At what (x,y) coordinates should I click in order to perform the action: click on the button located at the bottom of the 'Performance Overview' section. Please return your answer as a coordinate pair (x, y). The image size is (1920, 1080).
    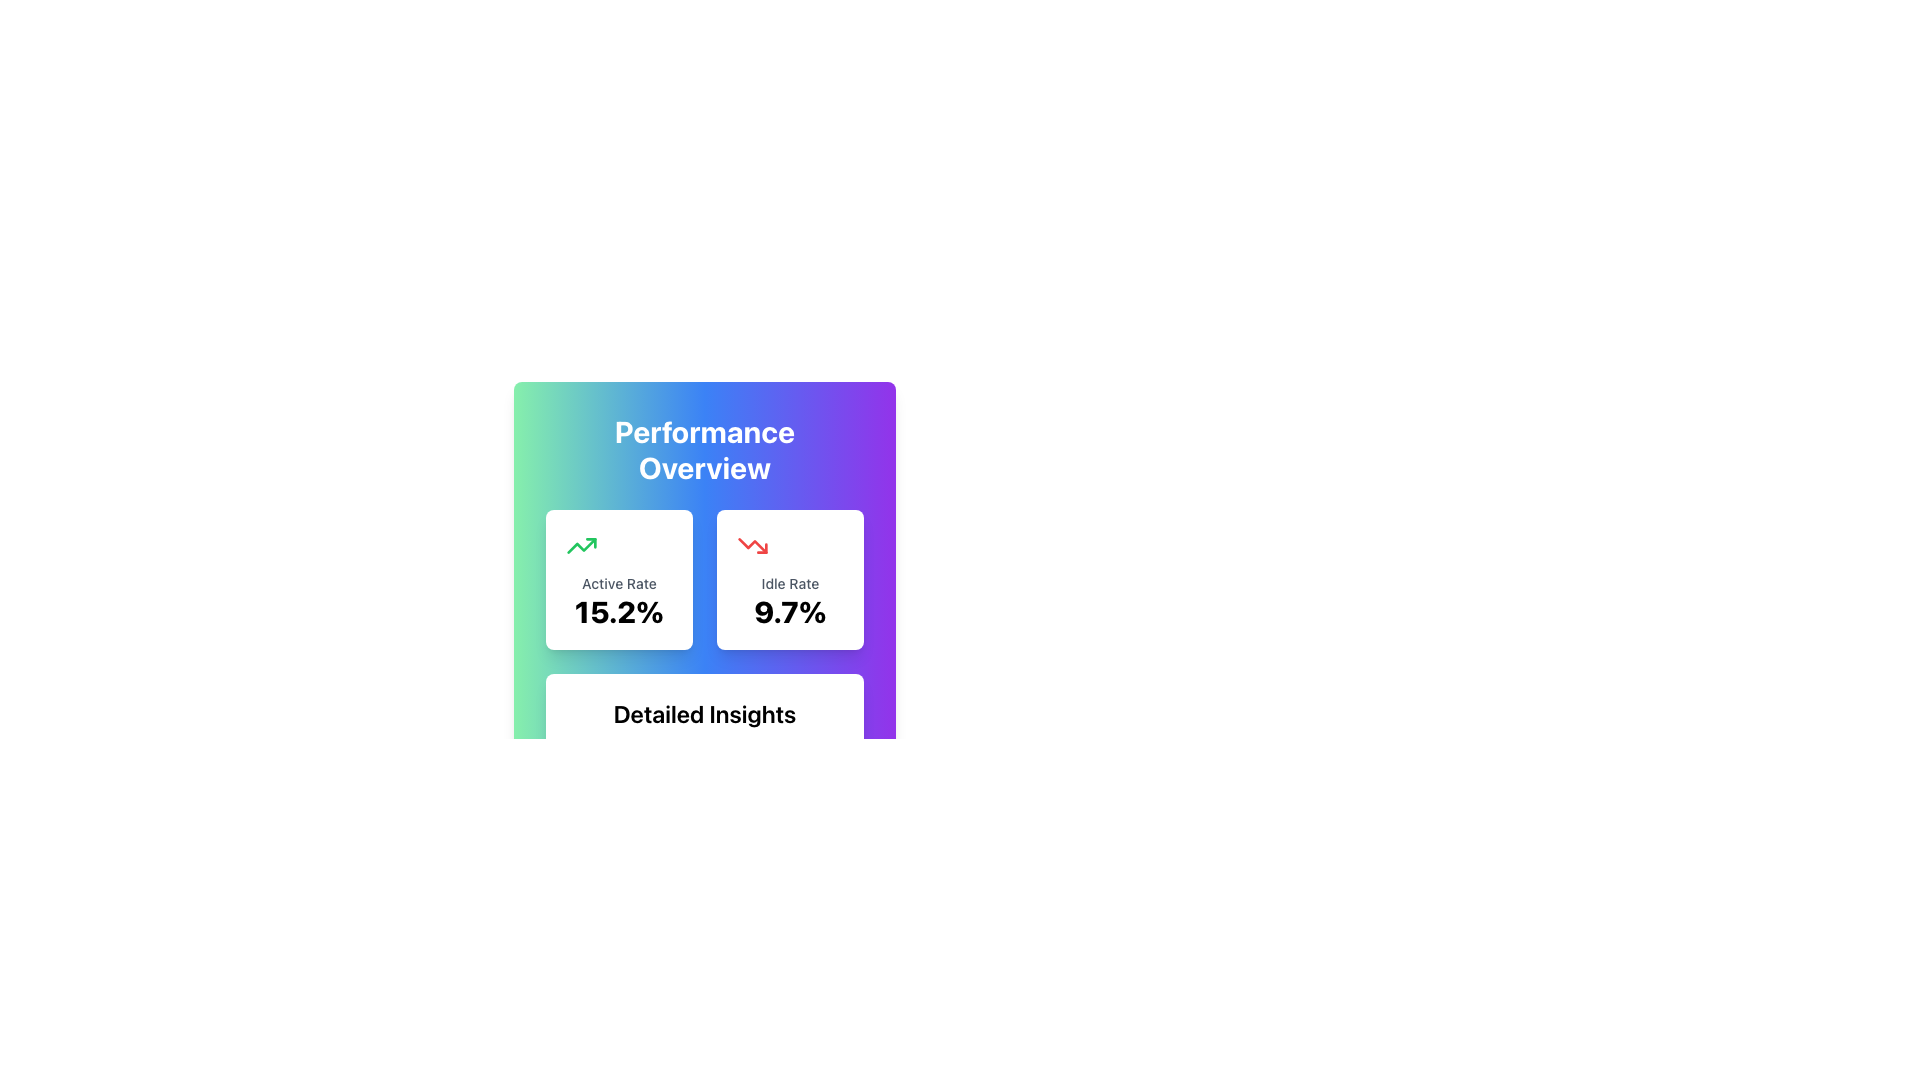
    Looking at the image, I should click on (705, 933).